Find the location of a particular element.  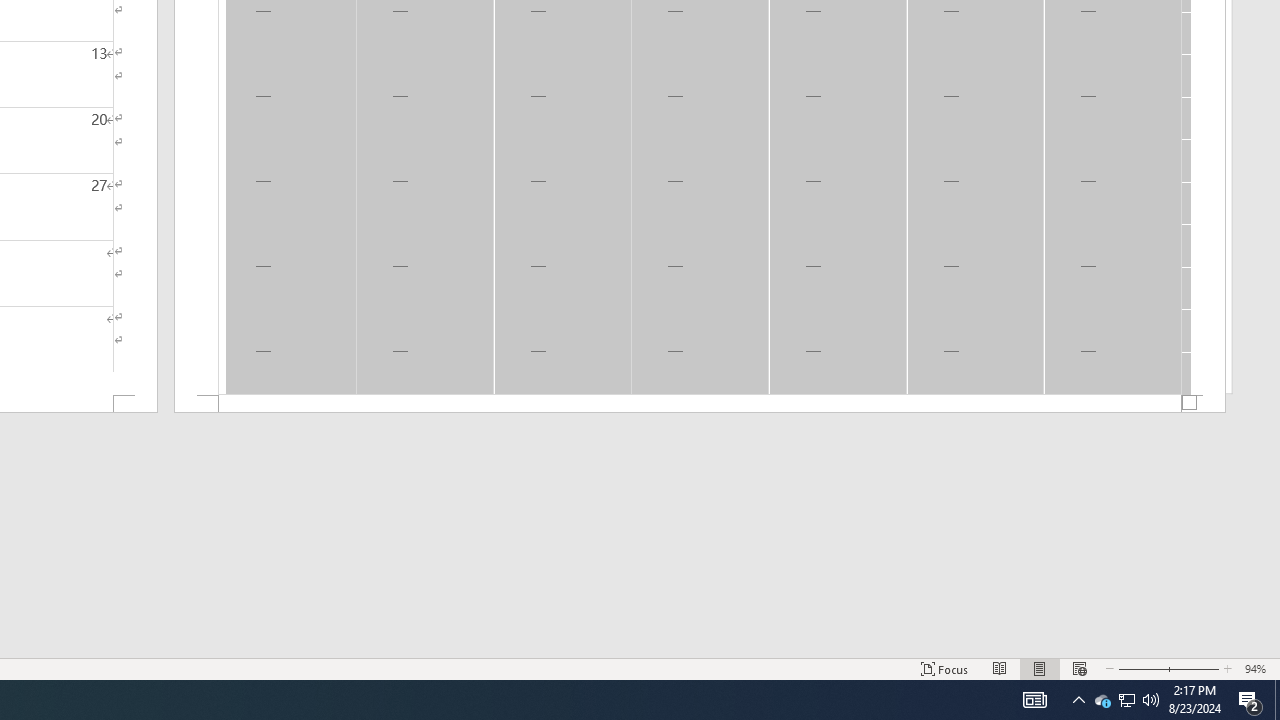

'Print Layout' is located at coordinates (1040, 669).